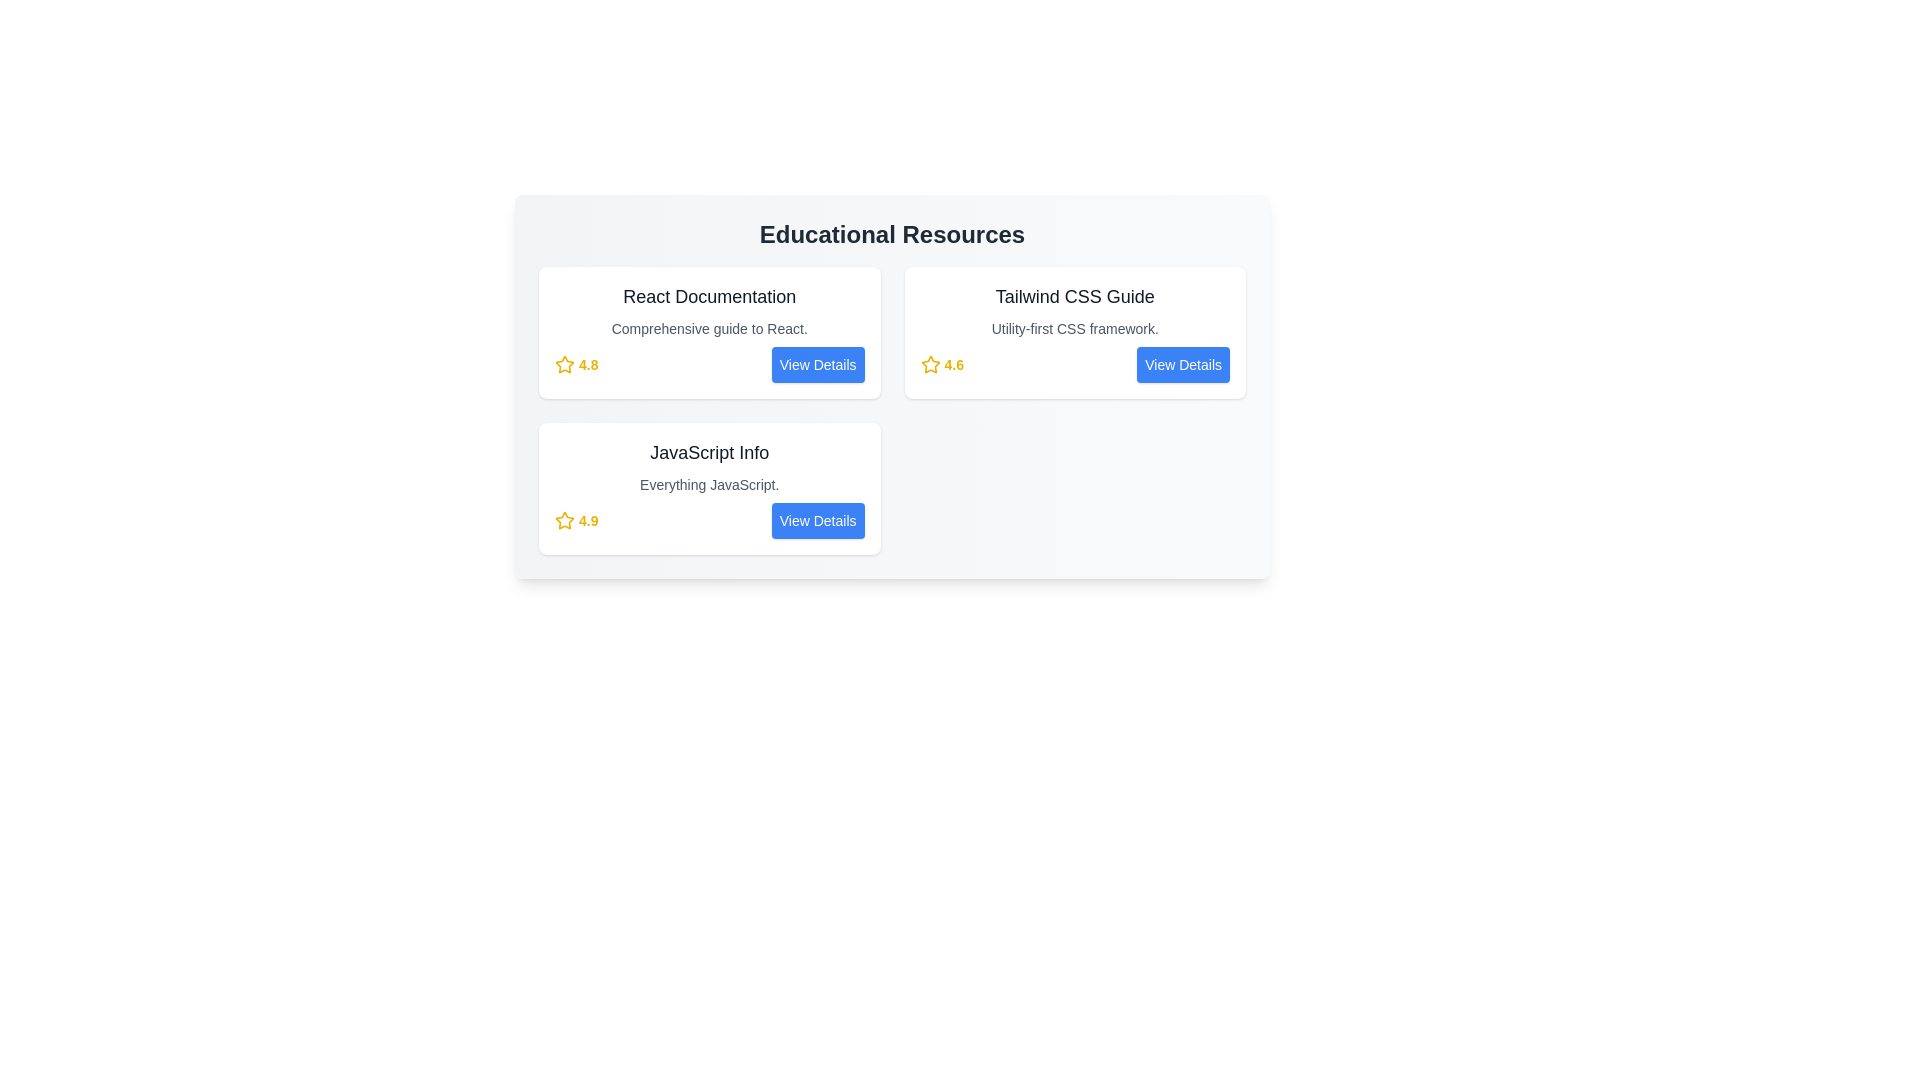  What do you see at coordinates (1074, 327) in the screenshot?
I see `the description of the resource titled 'Tailwind CSS Guide'` at bounding box center [1074, 327].